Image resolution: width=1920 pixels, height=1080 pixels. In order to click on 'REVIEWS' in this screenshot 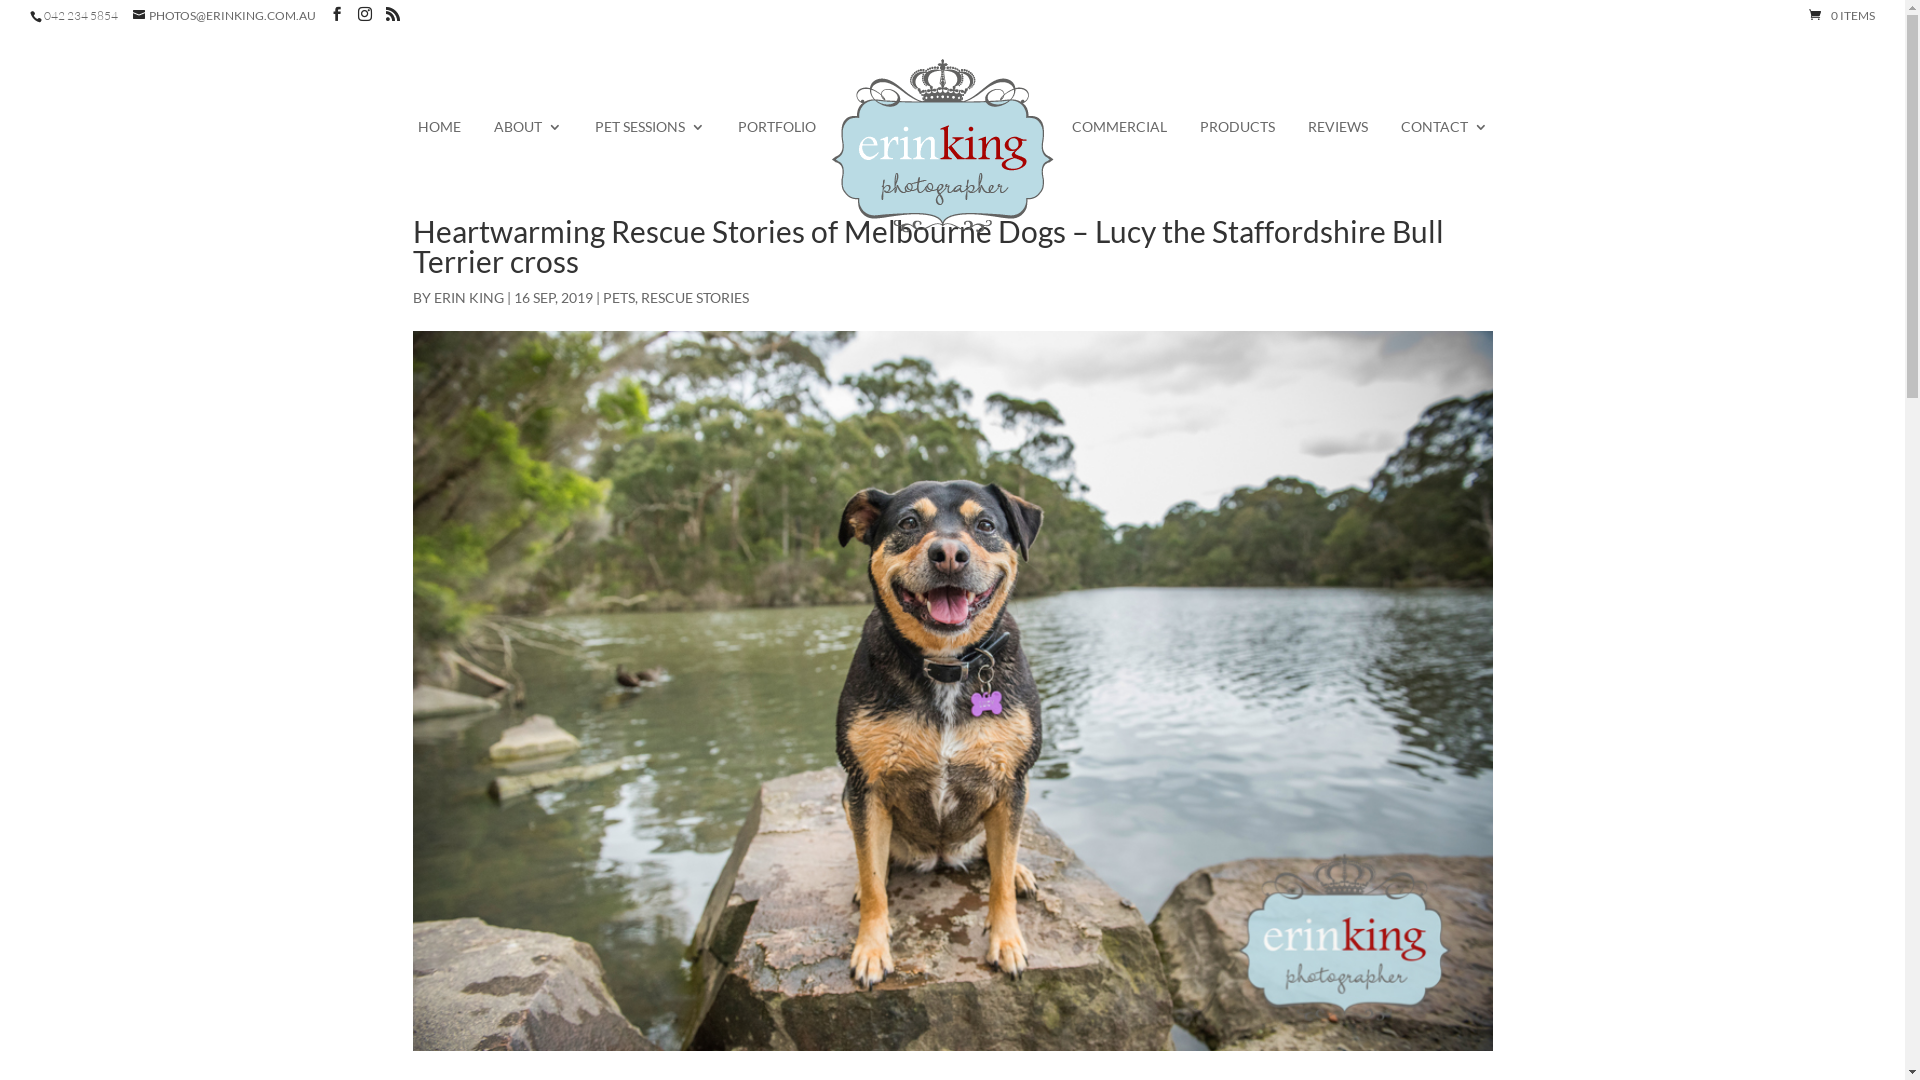, I will do `click(1308, 138)`.